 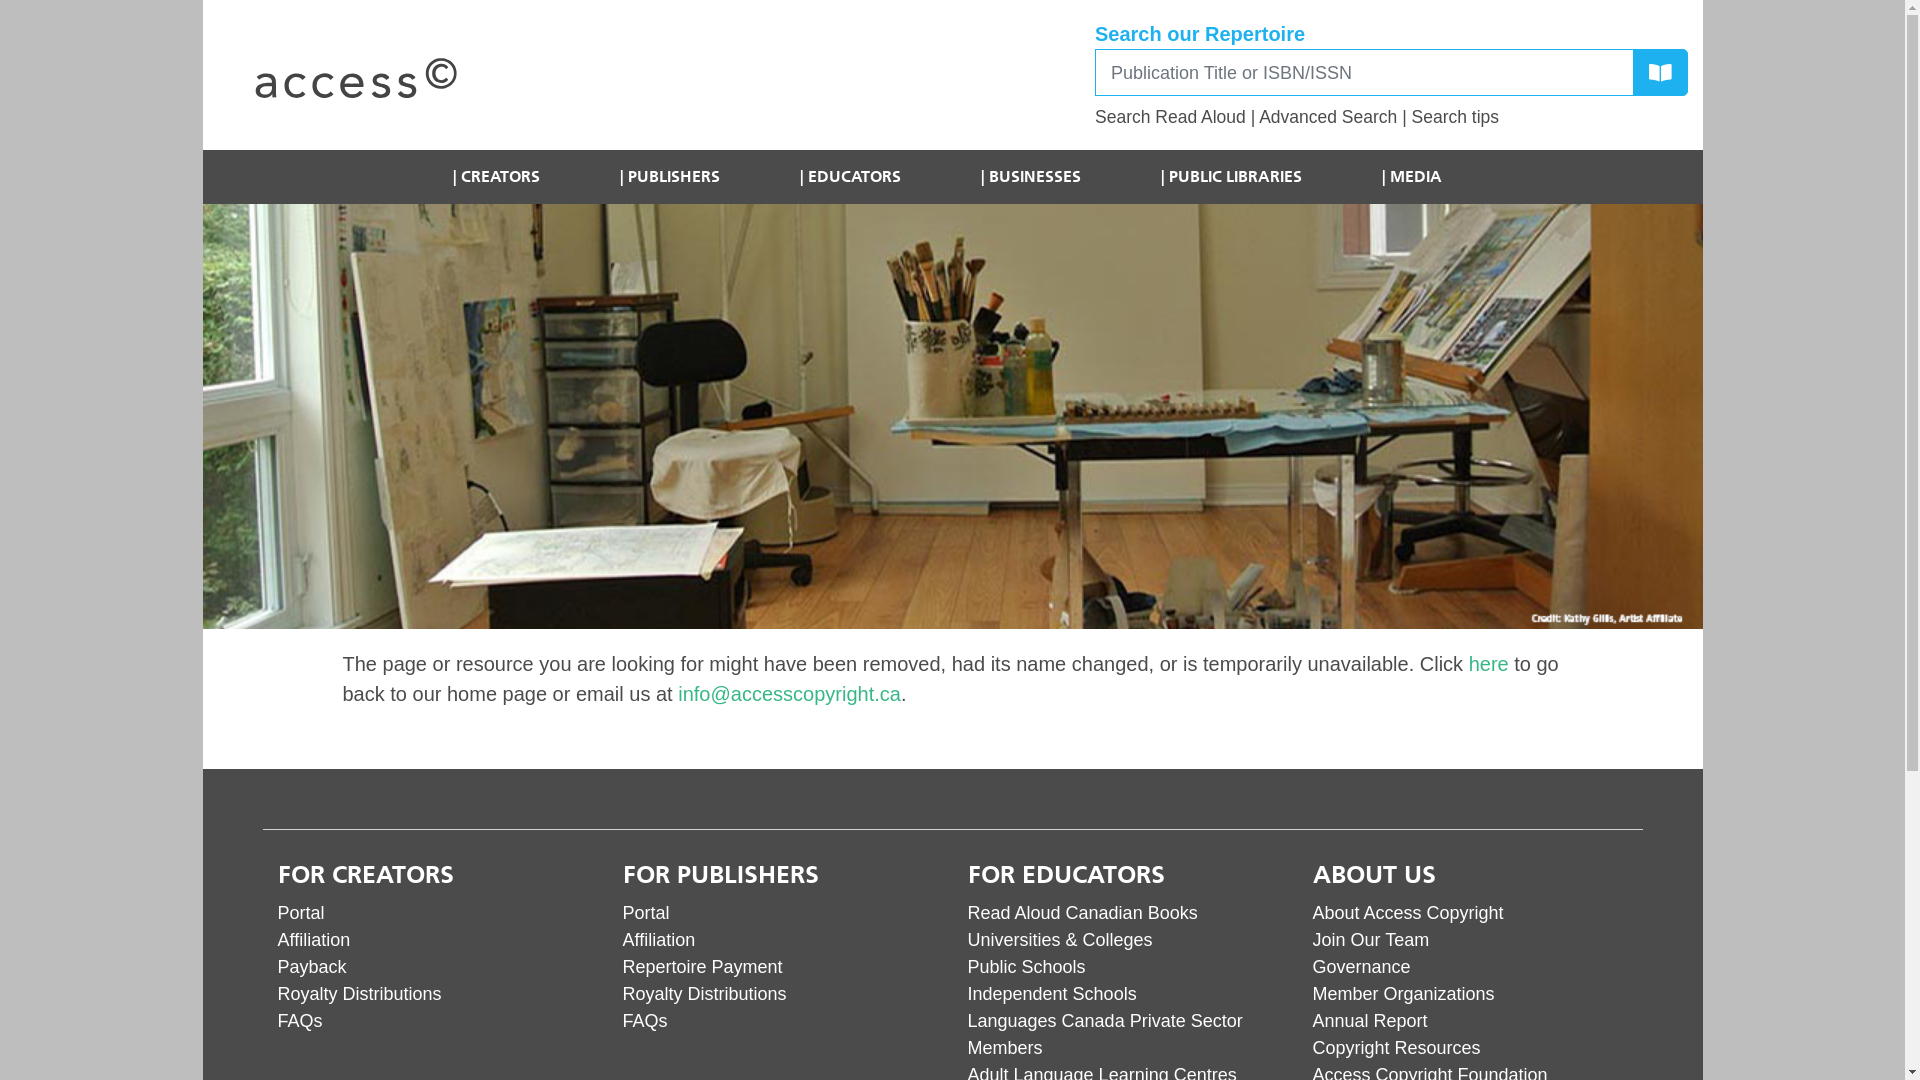 I want to click on 'BUSINESSES', so click(x=1031, y=176).